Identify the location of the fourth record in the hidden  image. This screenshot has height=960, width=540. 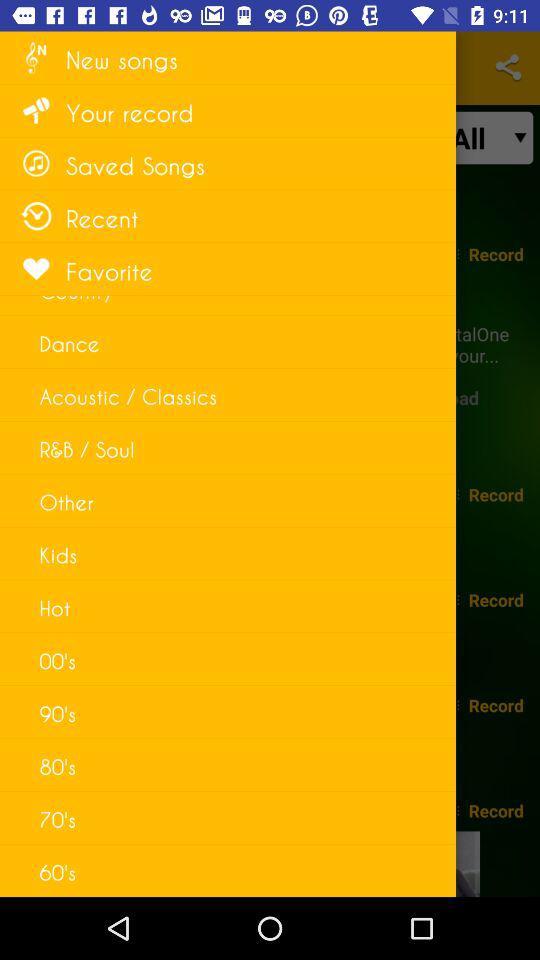
(495, 705).